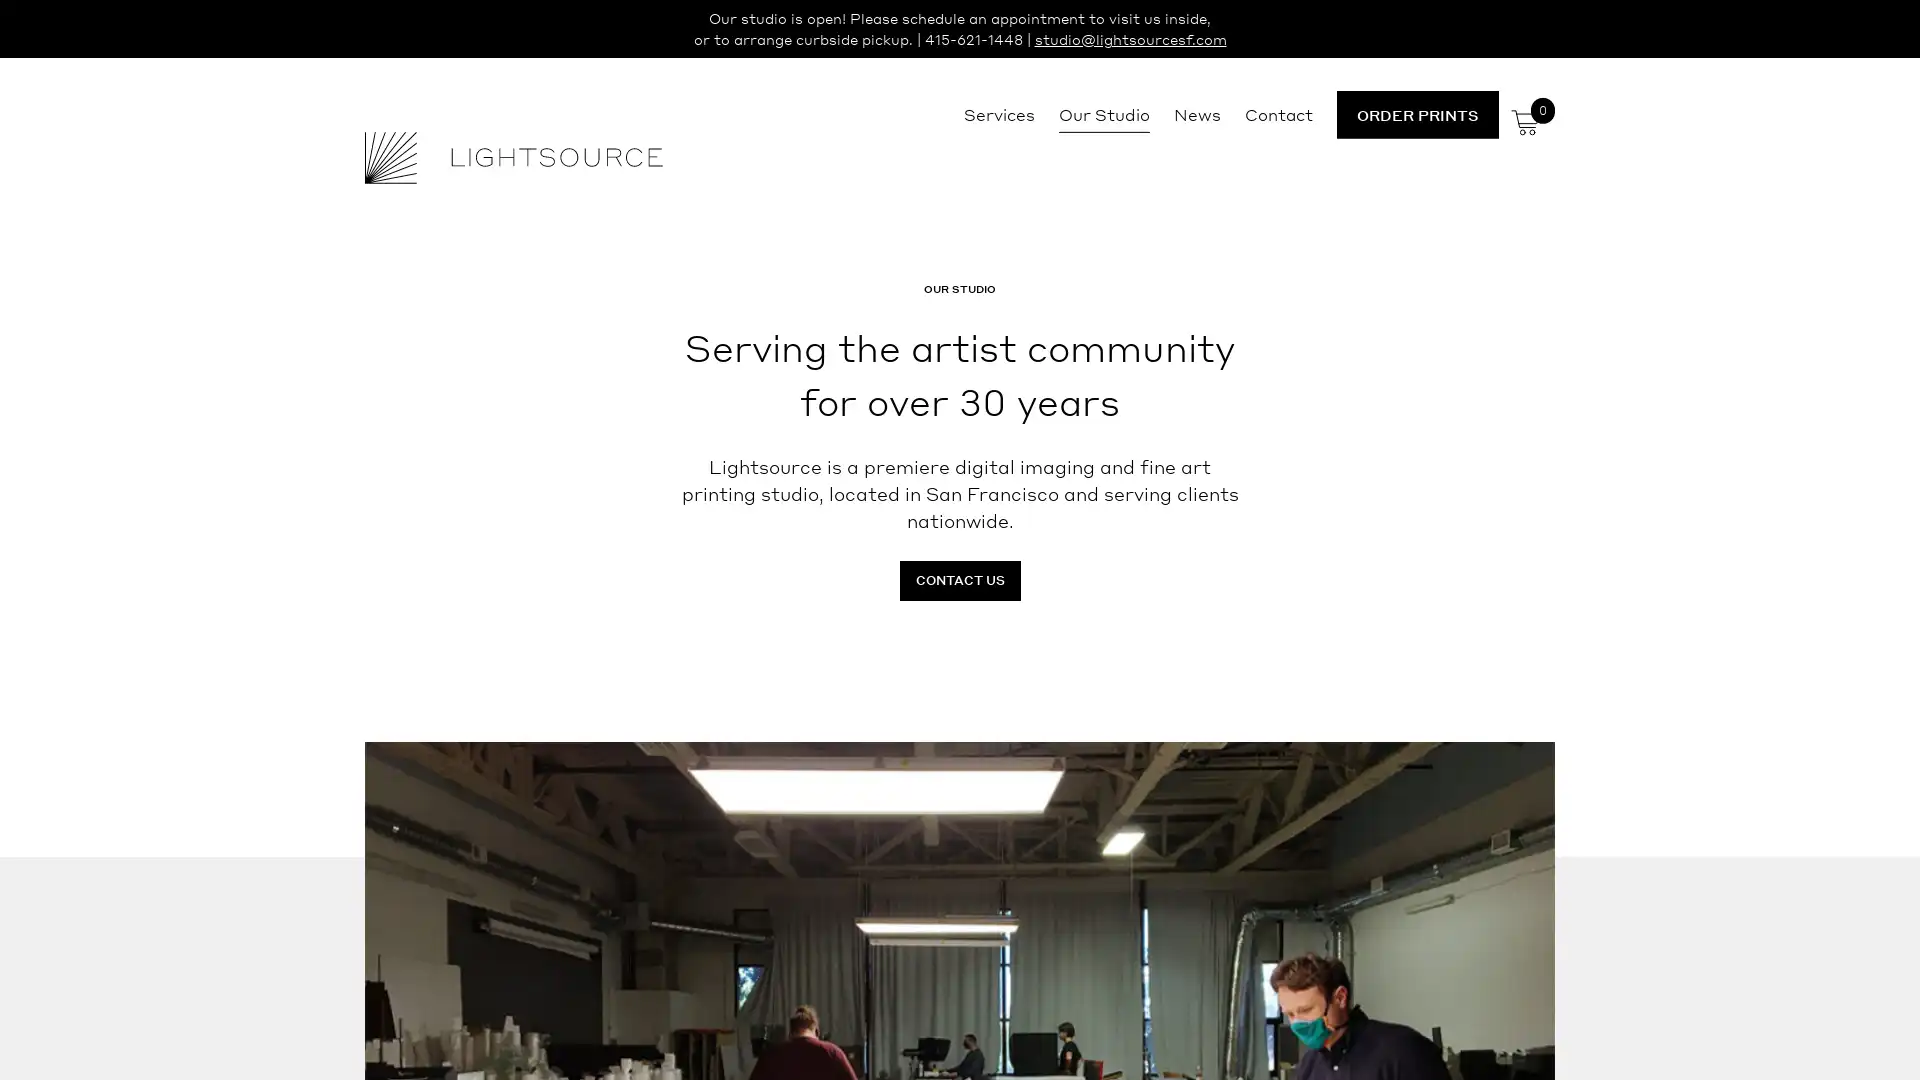  Describe the element at coordinates (1147, 696) in the screenshot. I see `Sign up` at that location.